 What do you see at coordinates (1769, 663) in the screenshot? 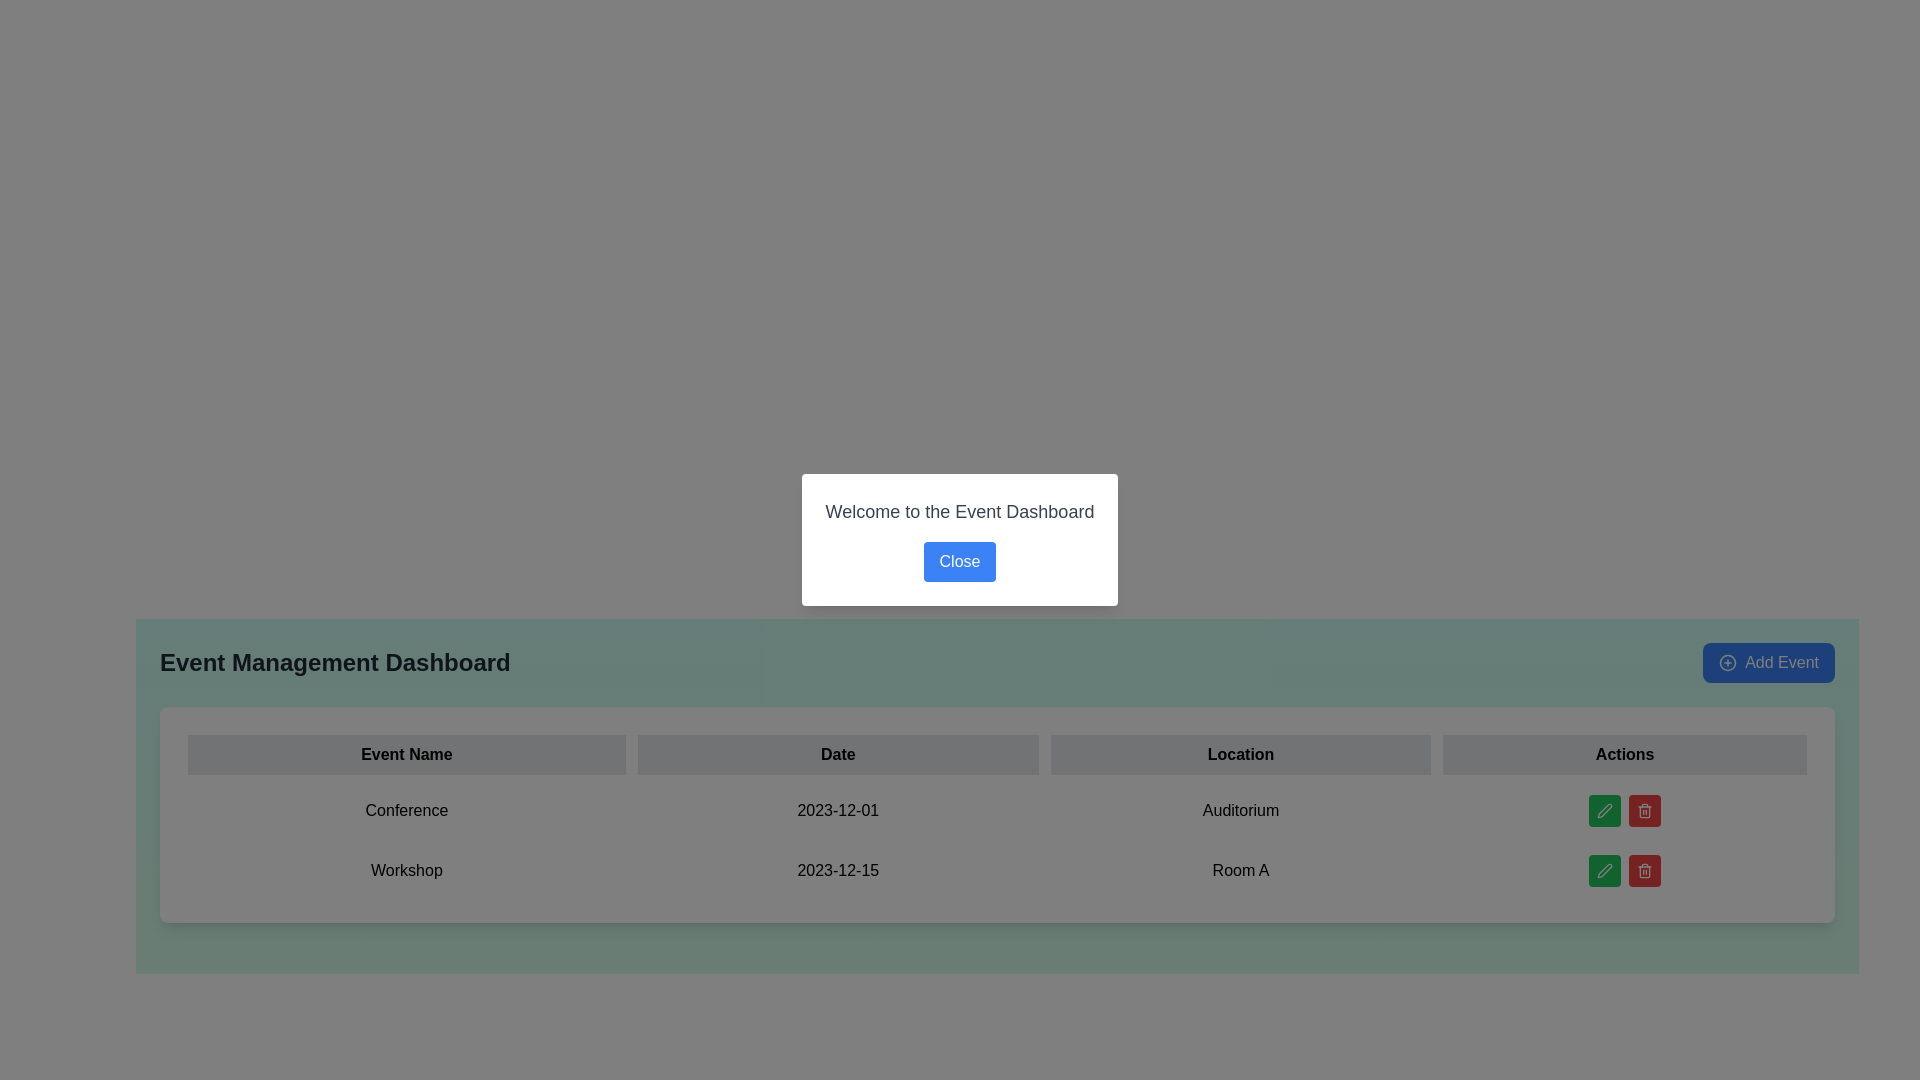
I see `the prominently styled blue 'Add Event' button with white text and a '+' icon` at bounding box center [1769, 663].